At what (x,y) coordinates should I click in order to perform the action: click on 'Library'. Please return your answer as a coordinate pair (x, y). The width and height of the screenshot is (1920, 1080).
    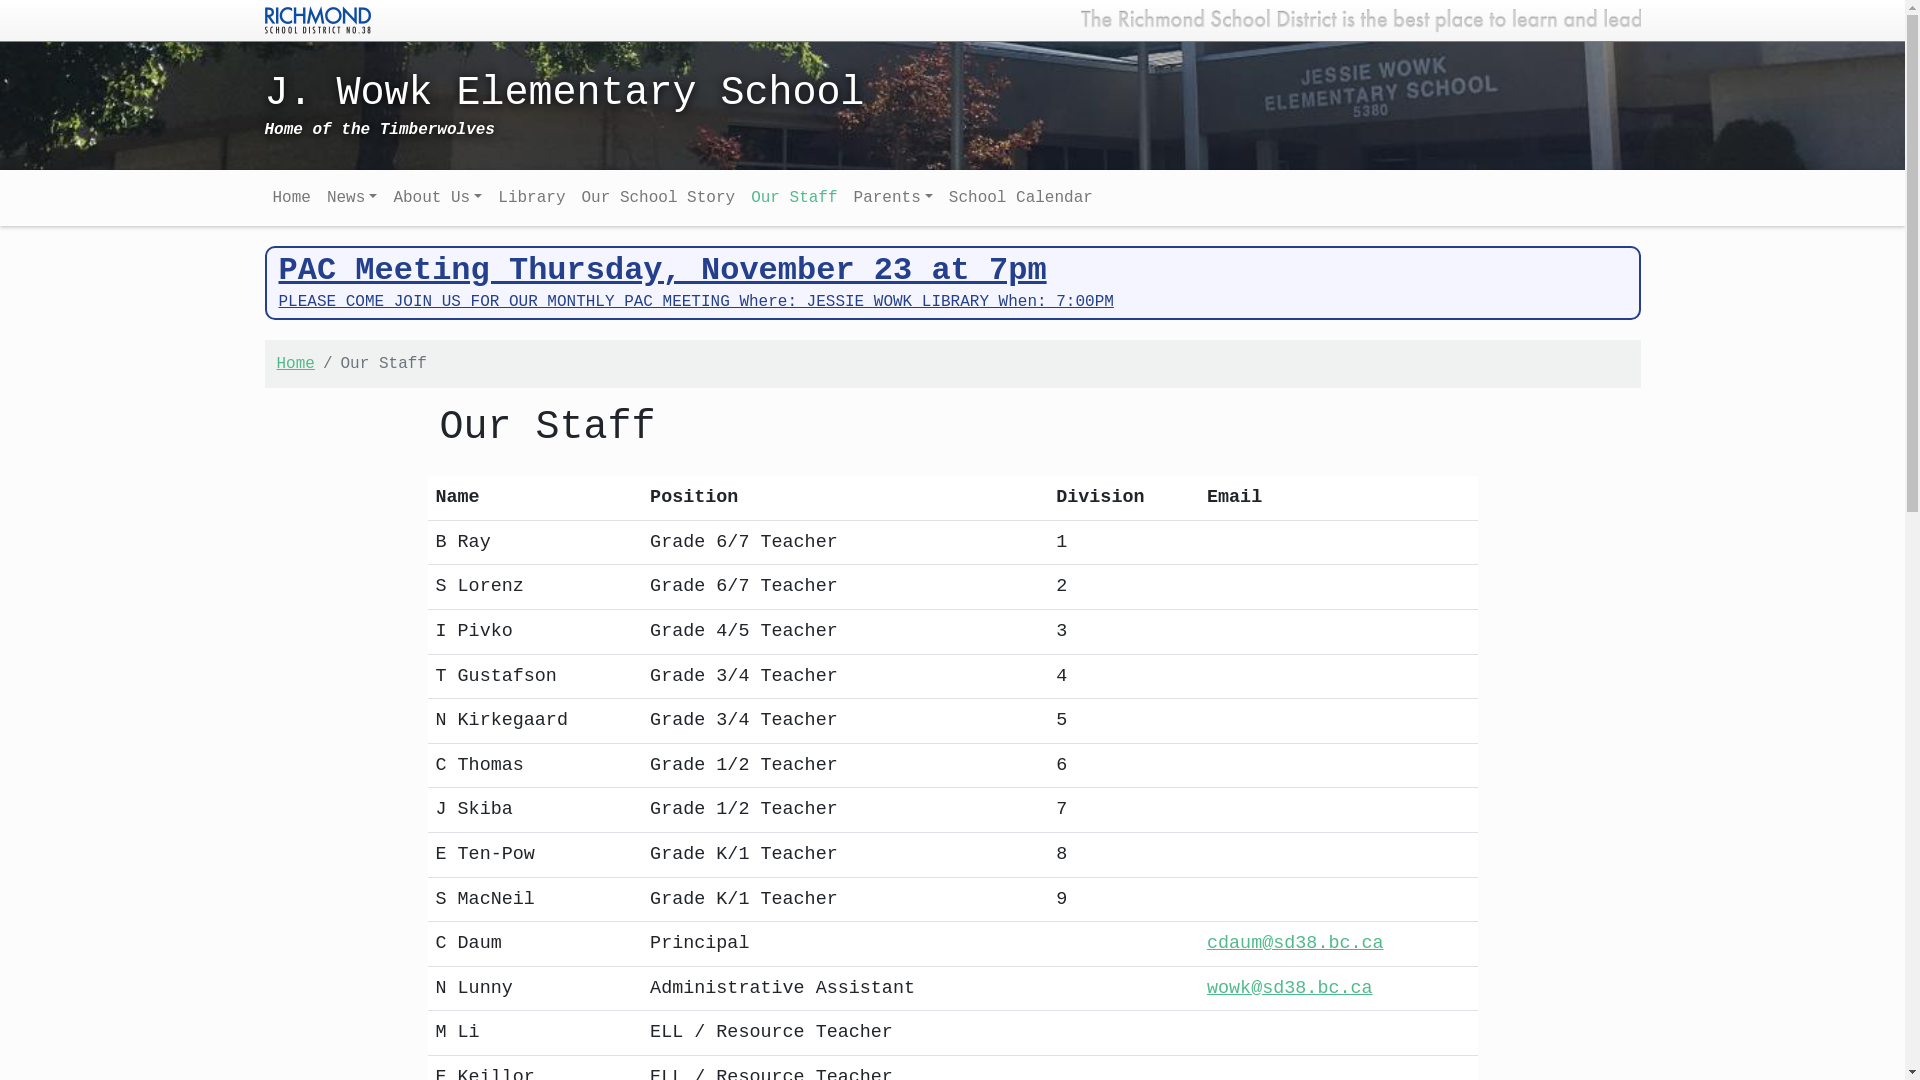
    Looking at the image, I should click on (531, 197).